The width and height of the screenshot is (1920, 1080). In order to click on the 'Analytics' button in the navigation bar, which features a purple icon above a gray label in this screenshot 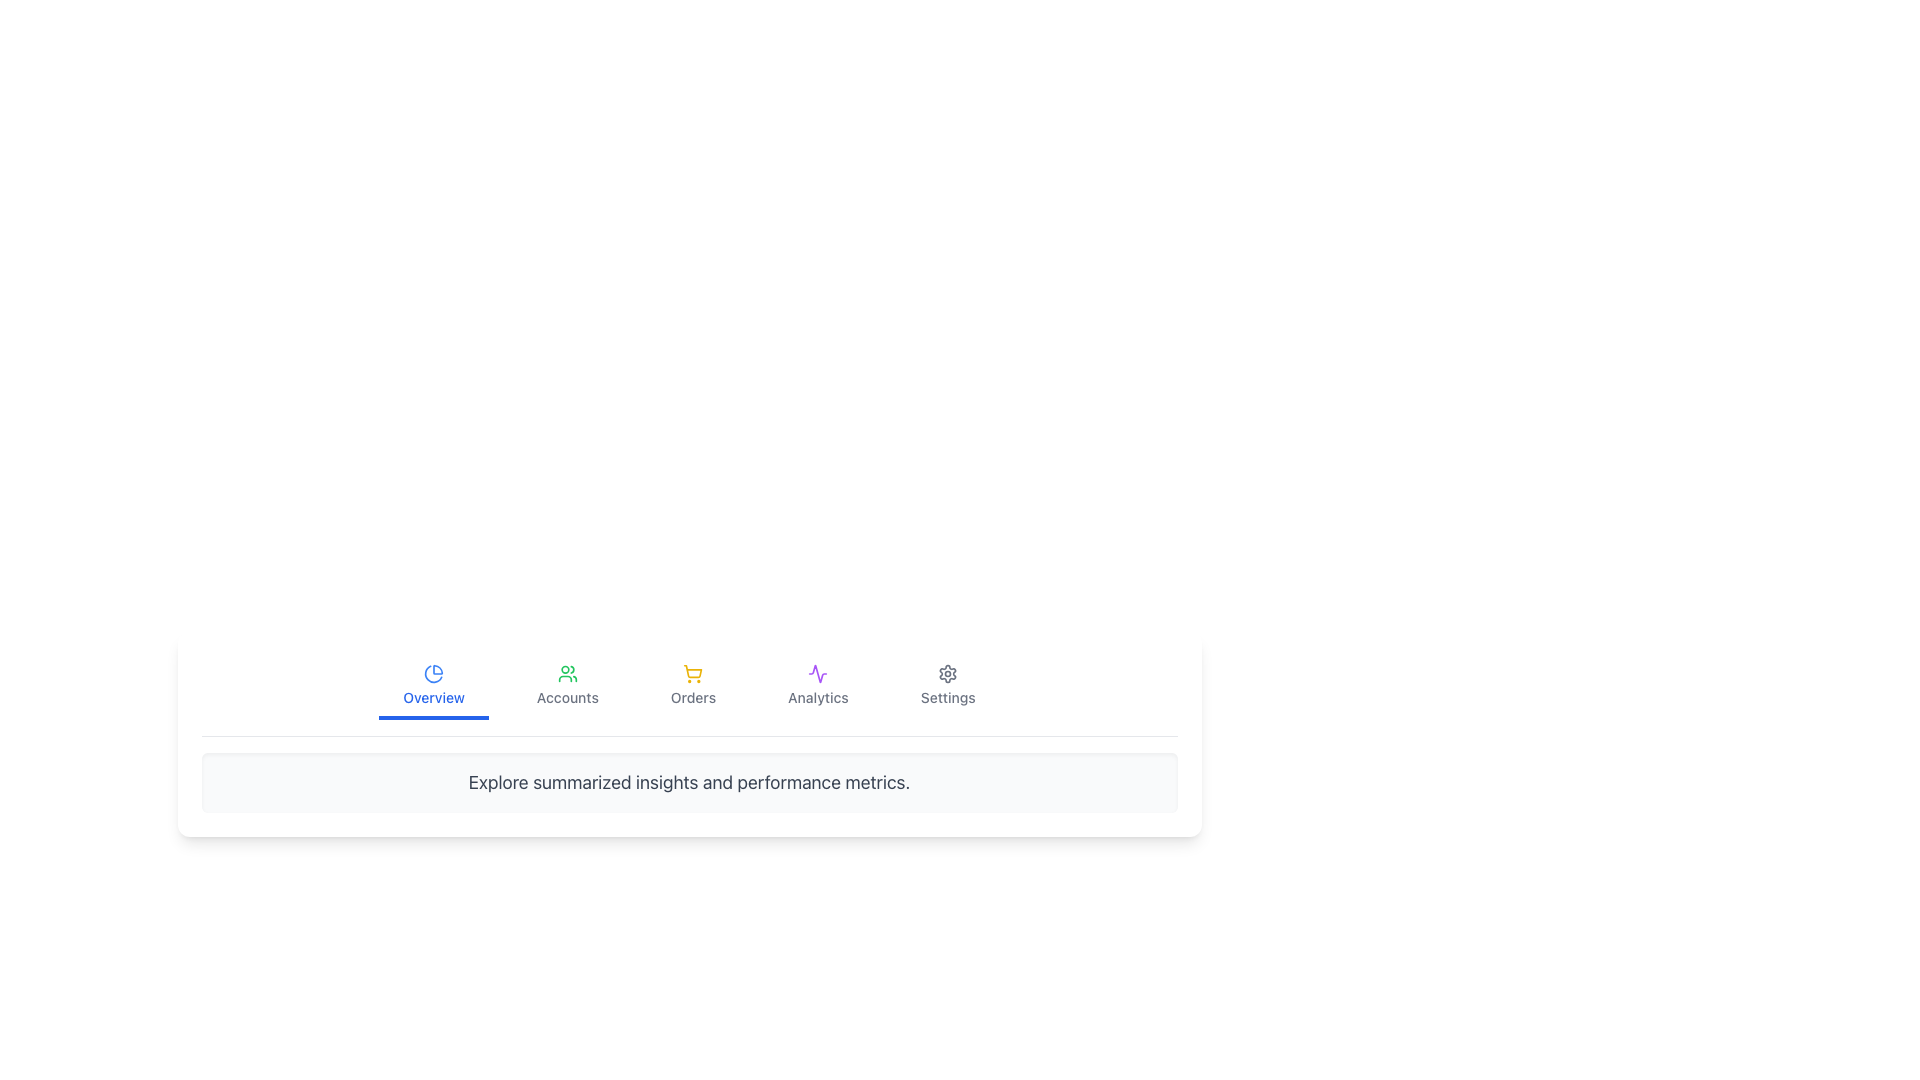, I will do `click(818, 686)`.